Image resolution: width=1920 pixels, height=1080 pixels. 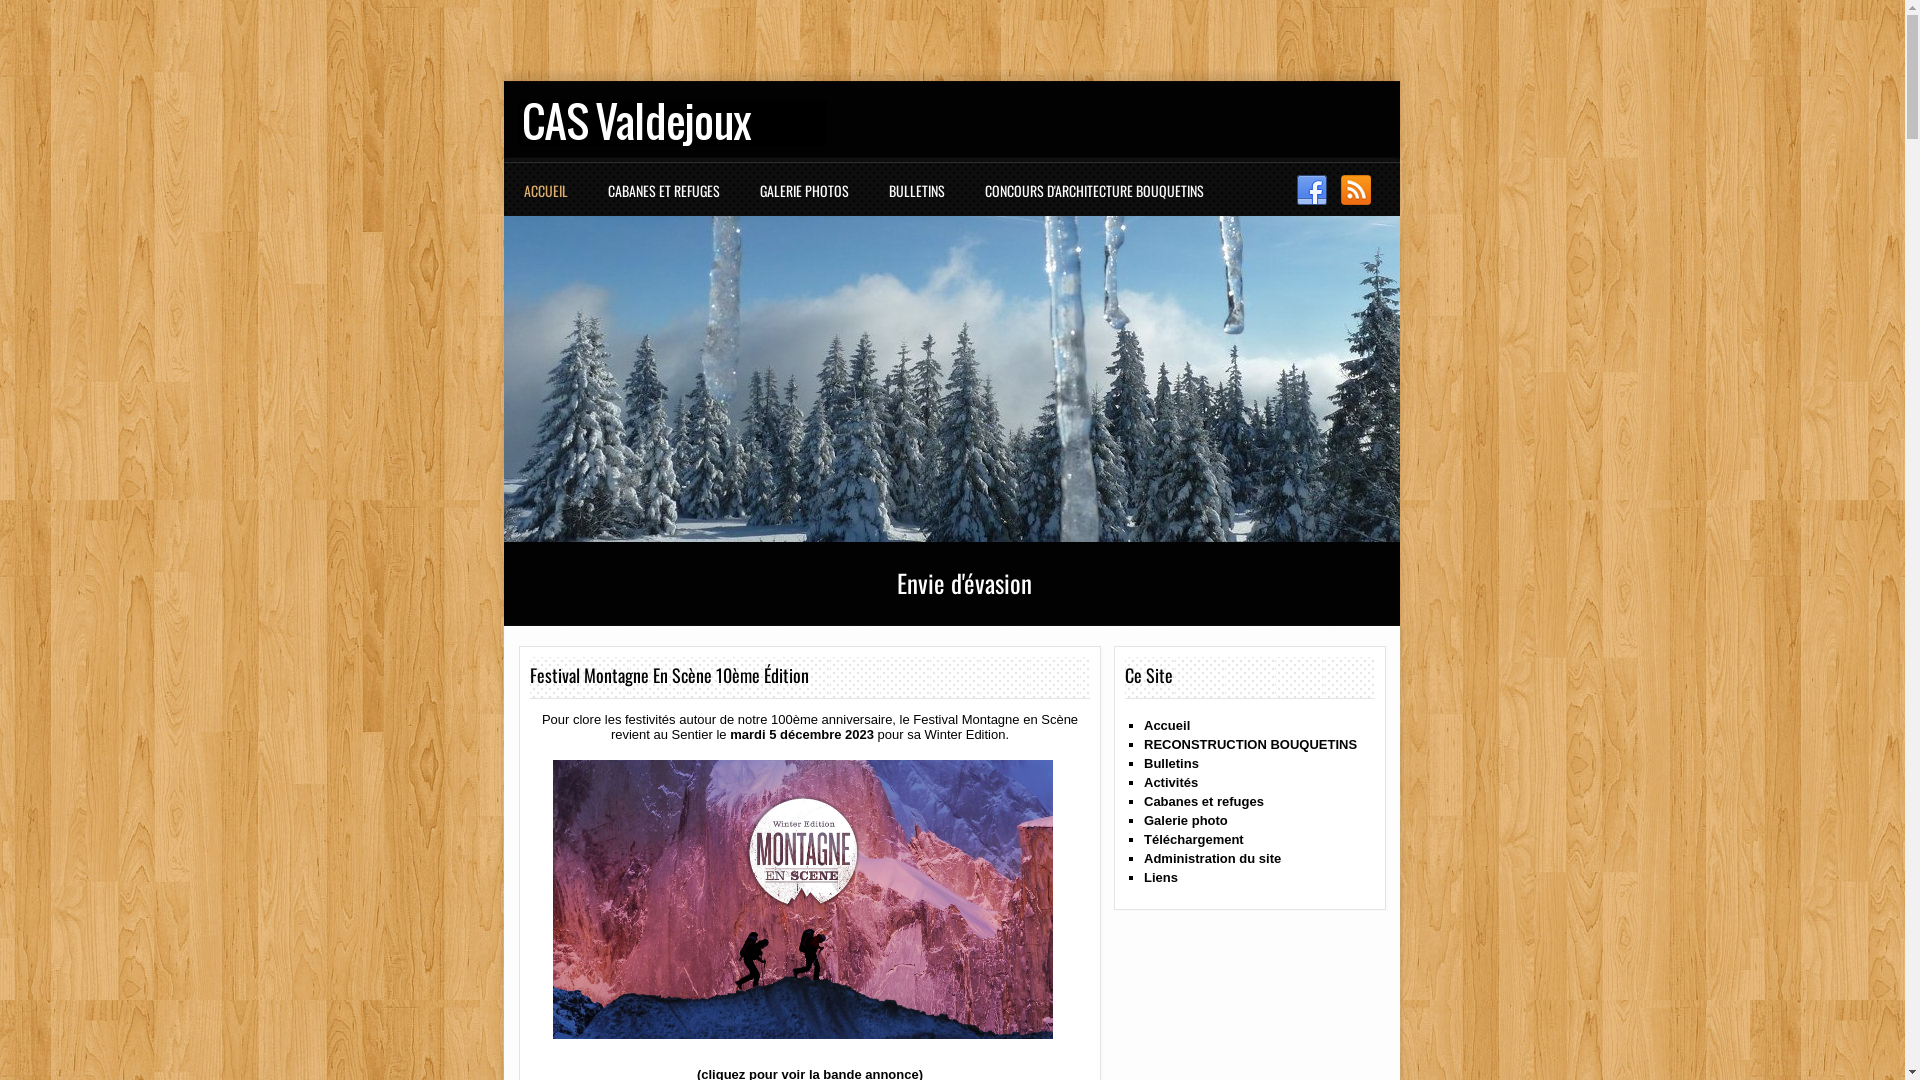 What do you see at coordinates (1166, 725) in the screenshot?
I see `'Accueil'` at bounding box center [1166, 725].